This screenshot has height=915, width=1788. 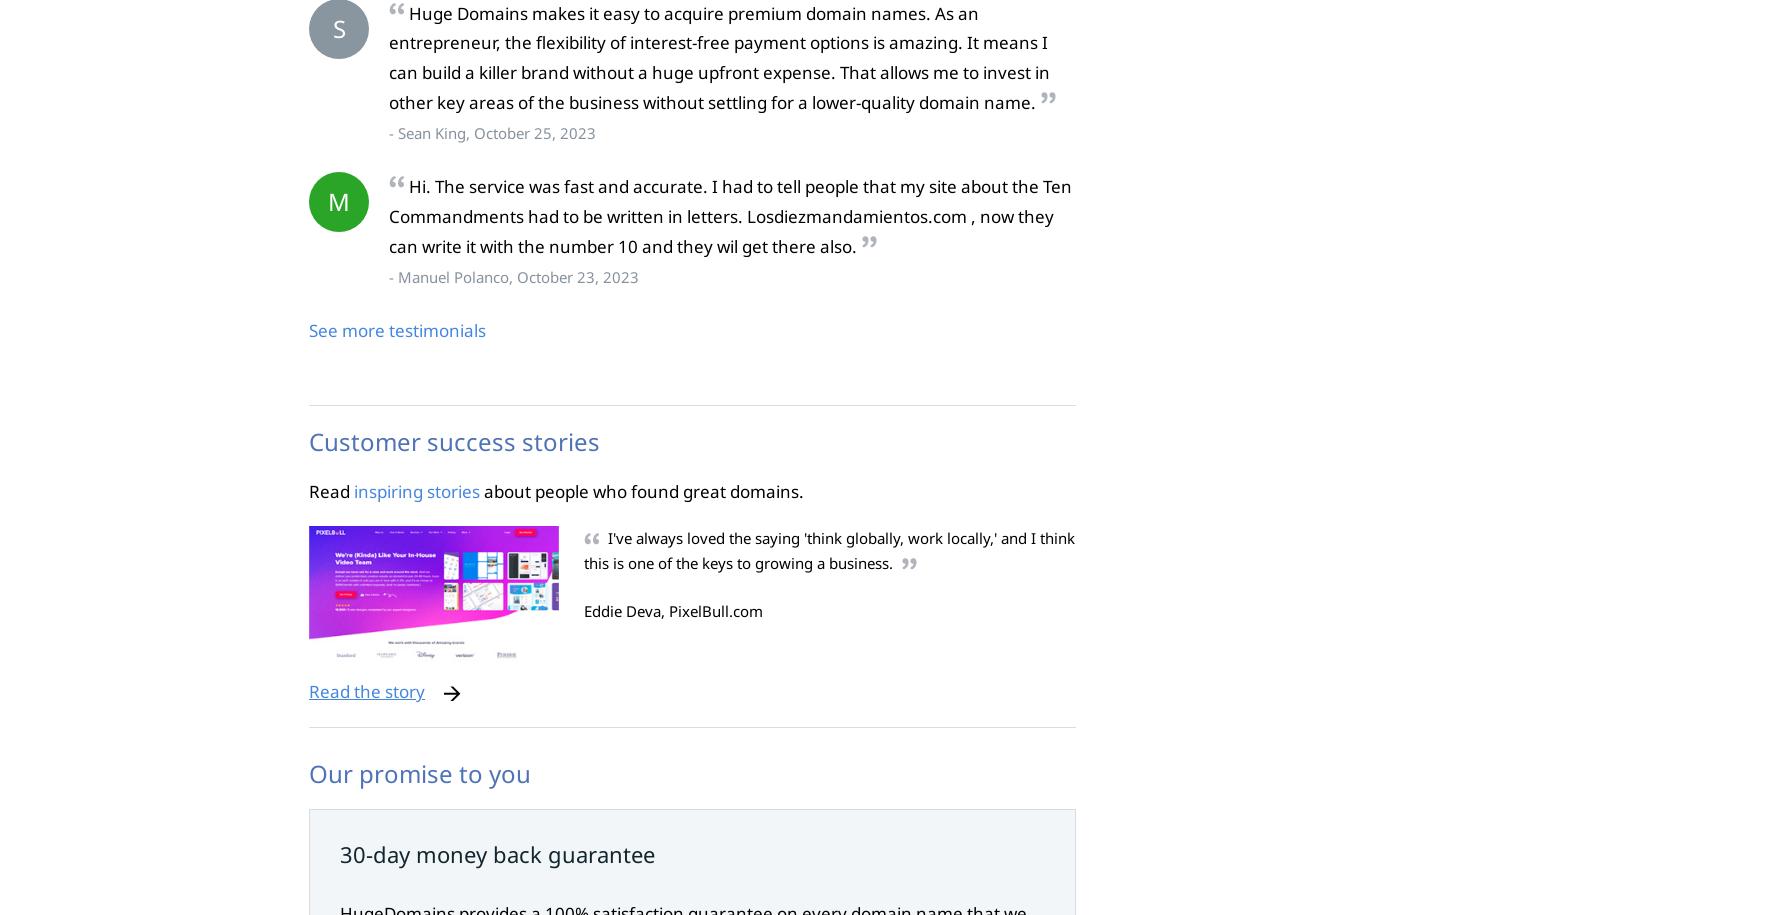 What do you see at coordinates (718, 56) in the screenshot?
I see `'Huge Domains makes it easy to acquire premium domain names. As an entrepreneur, the flexibility of interest-free payment options is amazing. It means I can build a killer brand without a huge upfront expense. That allows me to invest in other key areas of the business without settling for a lower-quality domain name.'` at bounding box center [718, 56].